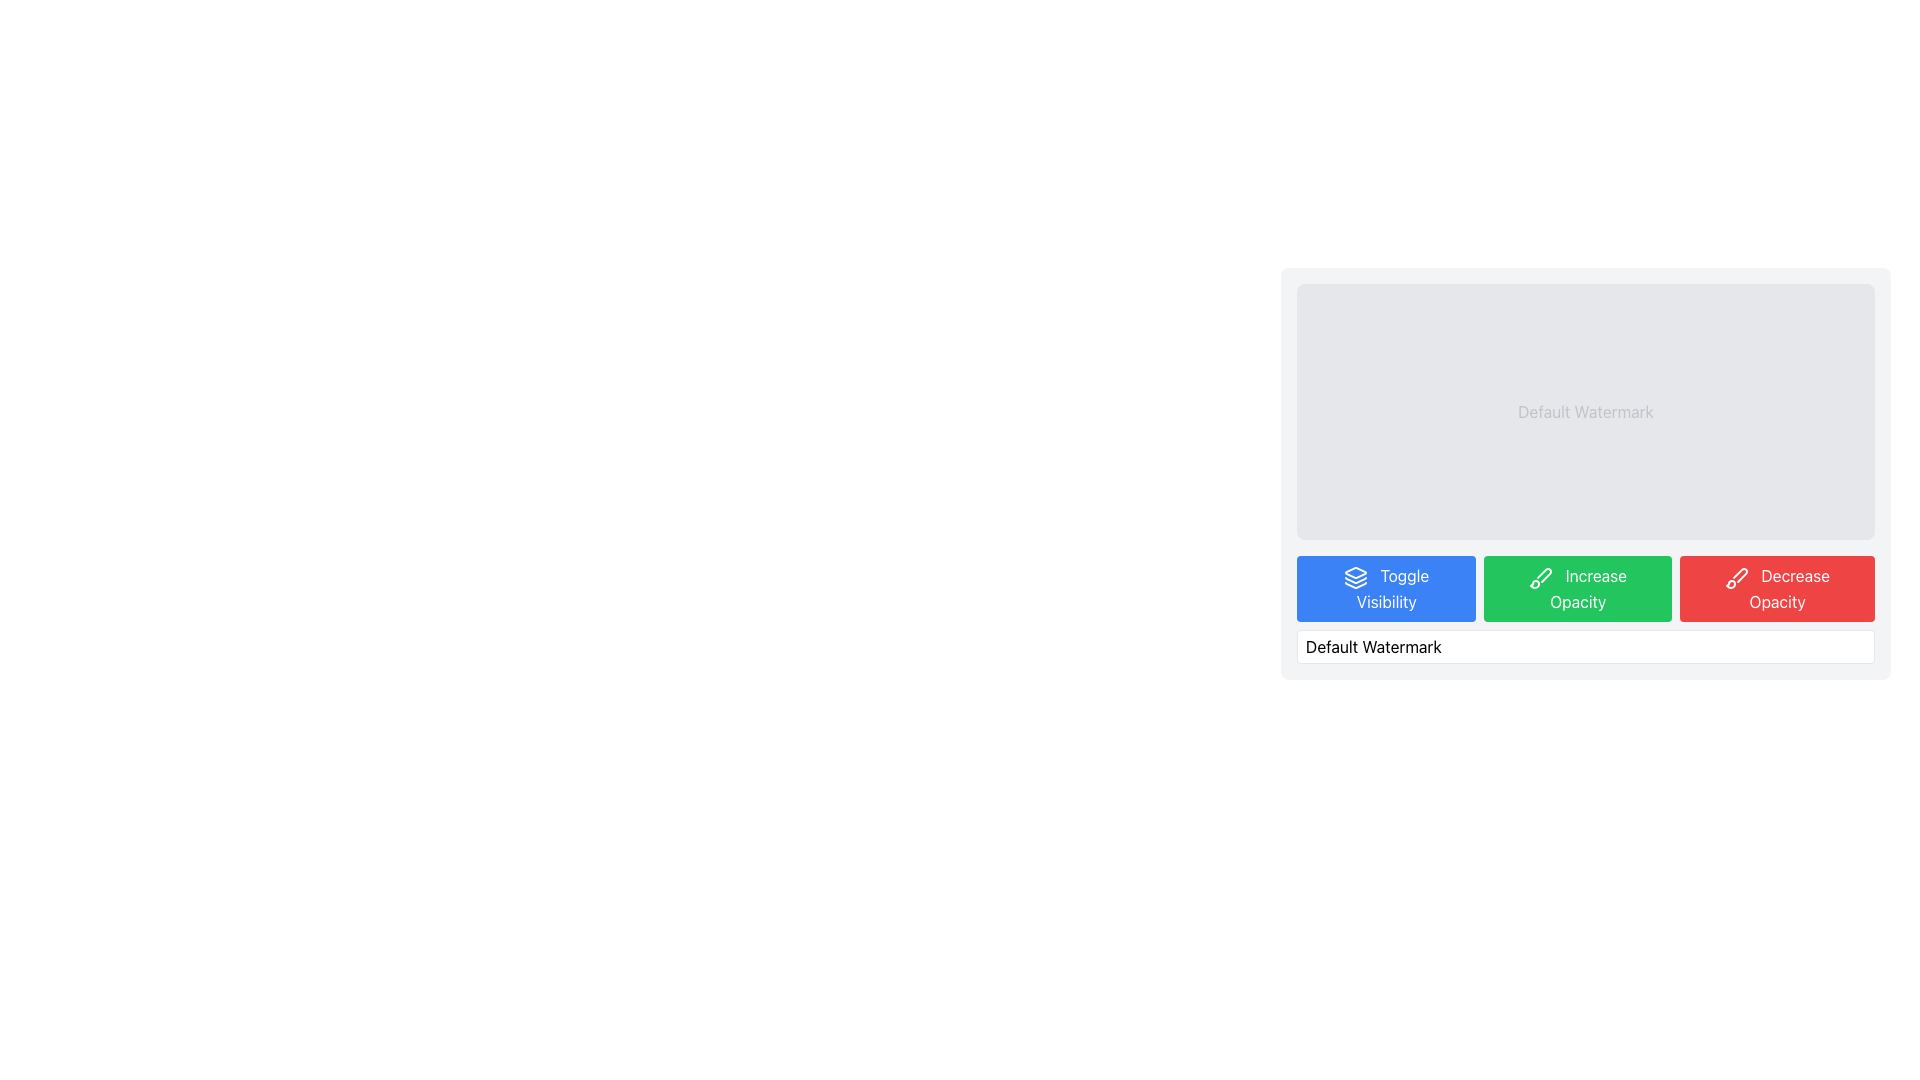 This screenshot has width=1920, height=1080. What do you see at coordinates (1739, 575) in the screenshot?
I see `the decorative vector graphic element that serves as a symbol in the SVG, located towards the right side of the interface near the button group` at bounding box center [1739, 575].